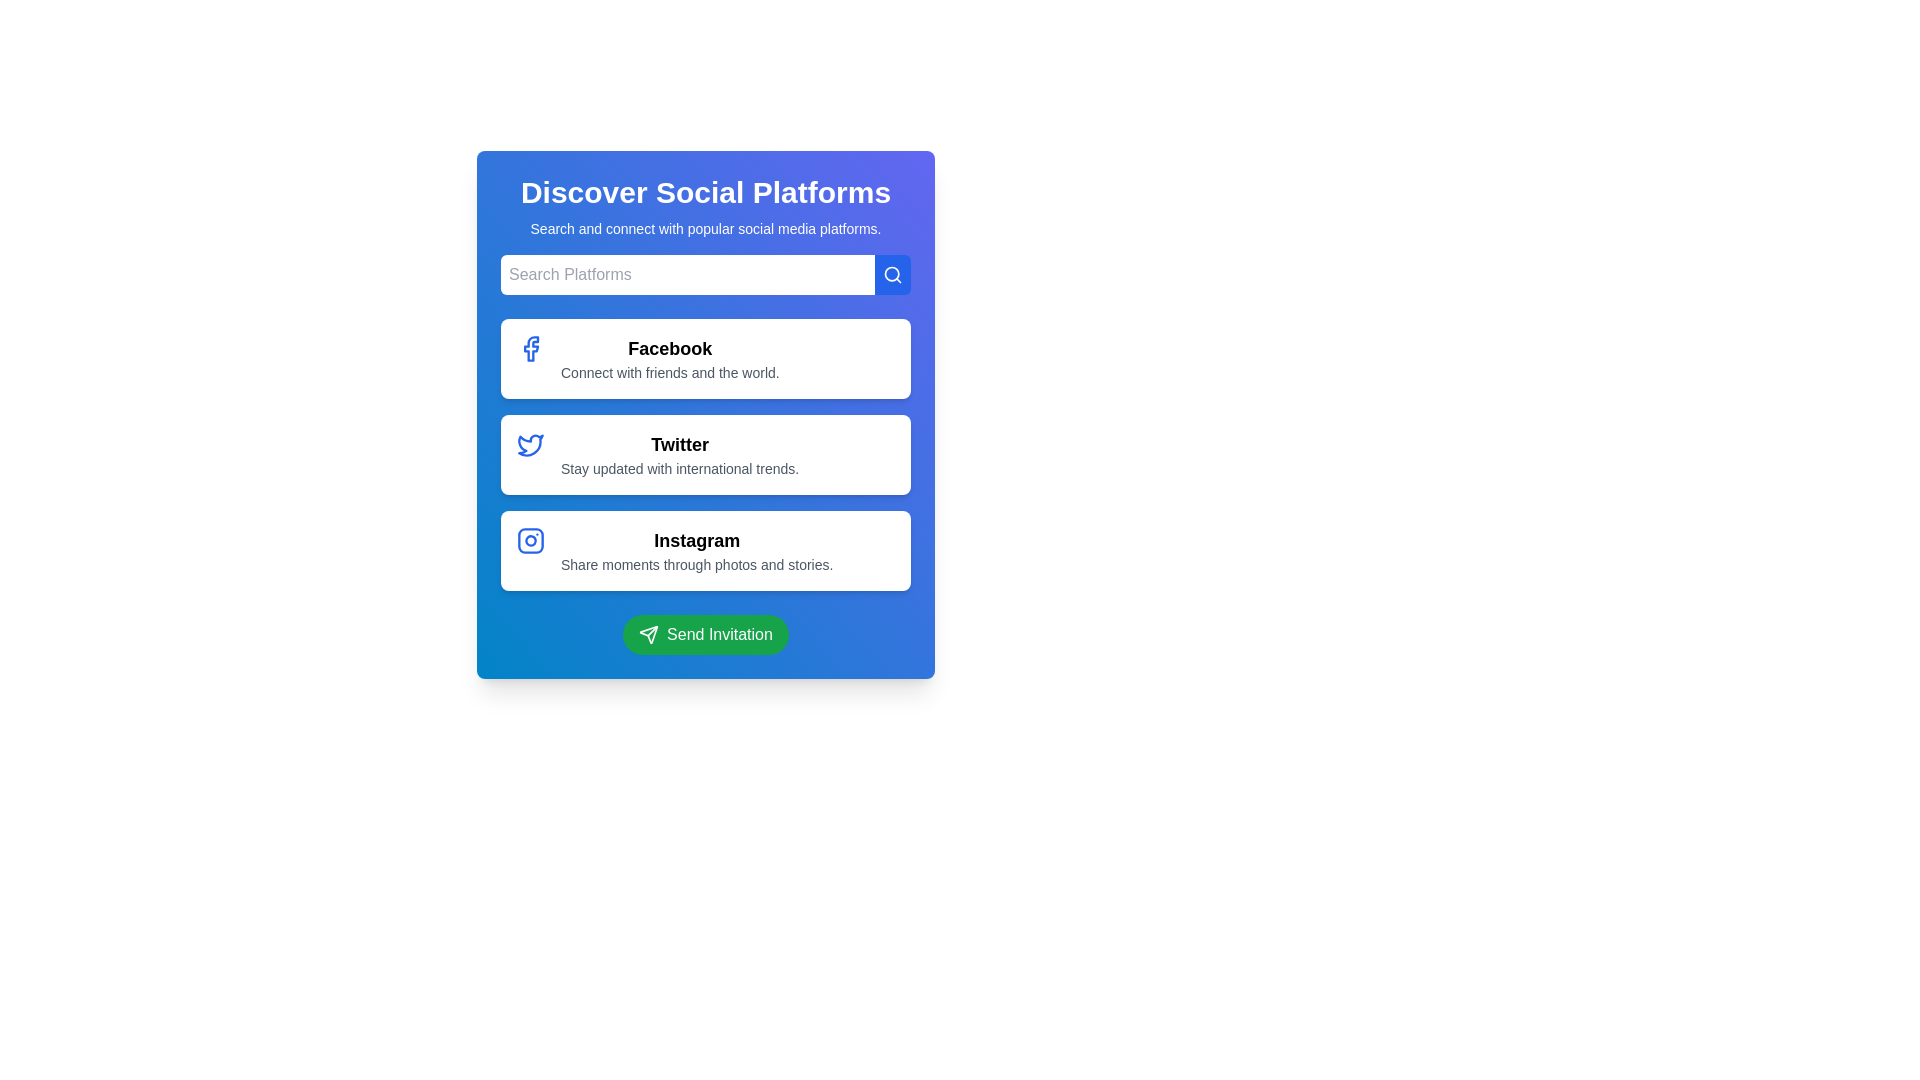 This screenshot has width=1920, height=1080. What do you see at coordinates (531, 540) in the screenshot?
I see `the Instagram icon component located at the center of the icon on the interface` at bounding box center [531, 540].